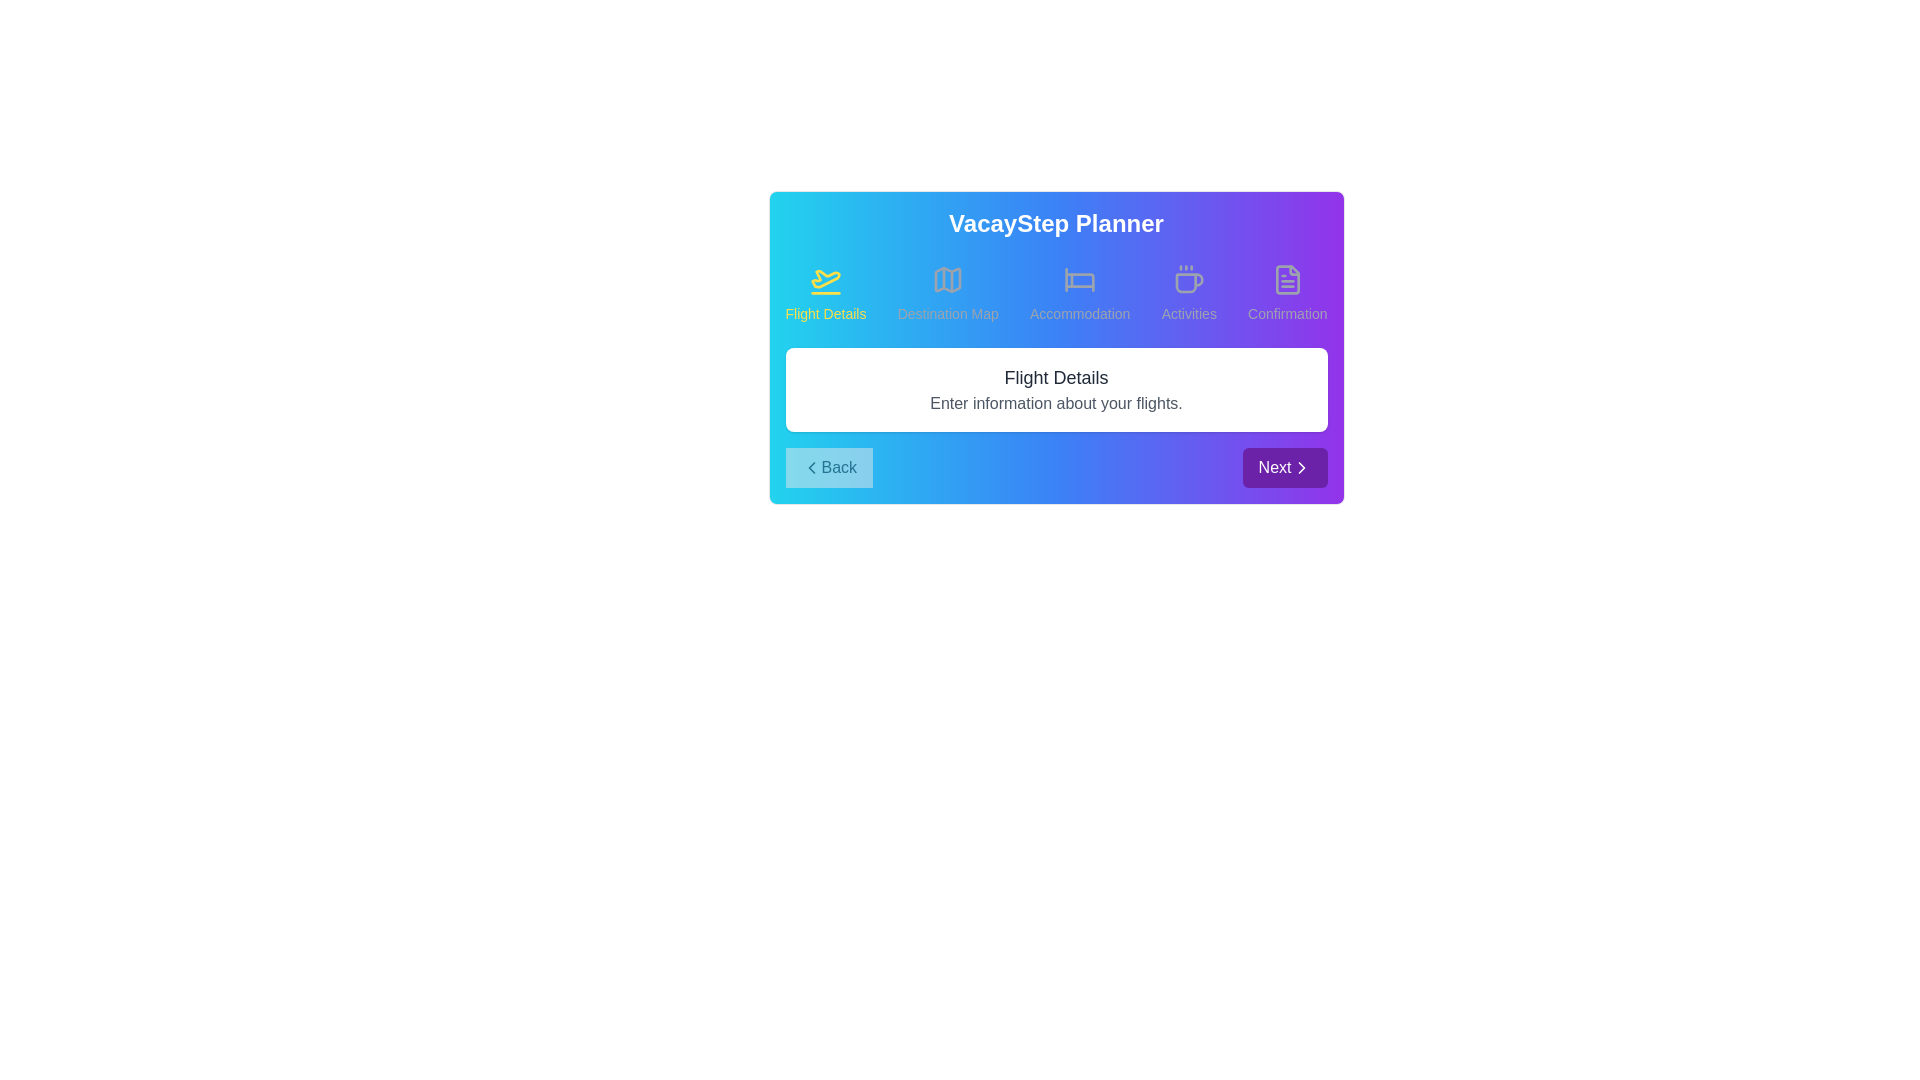 The width and height of the screenshot is (1920, 1080). Describe the element at coordinates (1189, 293) in the screenshot. I see `the step Activities by clicking its title or icon` at that location.